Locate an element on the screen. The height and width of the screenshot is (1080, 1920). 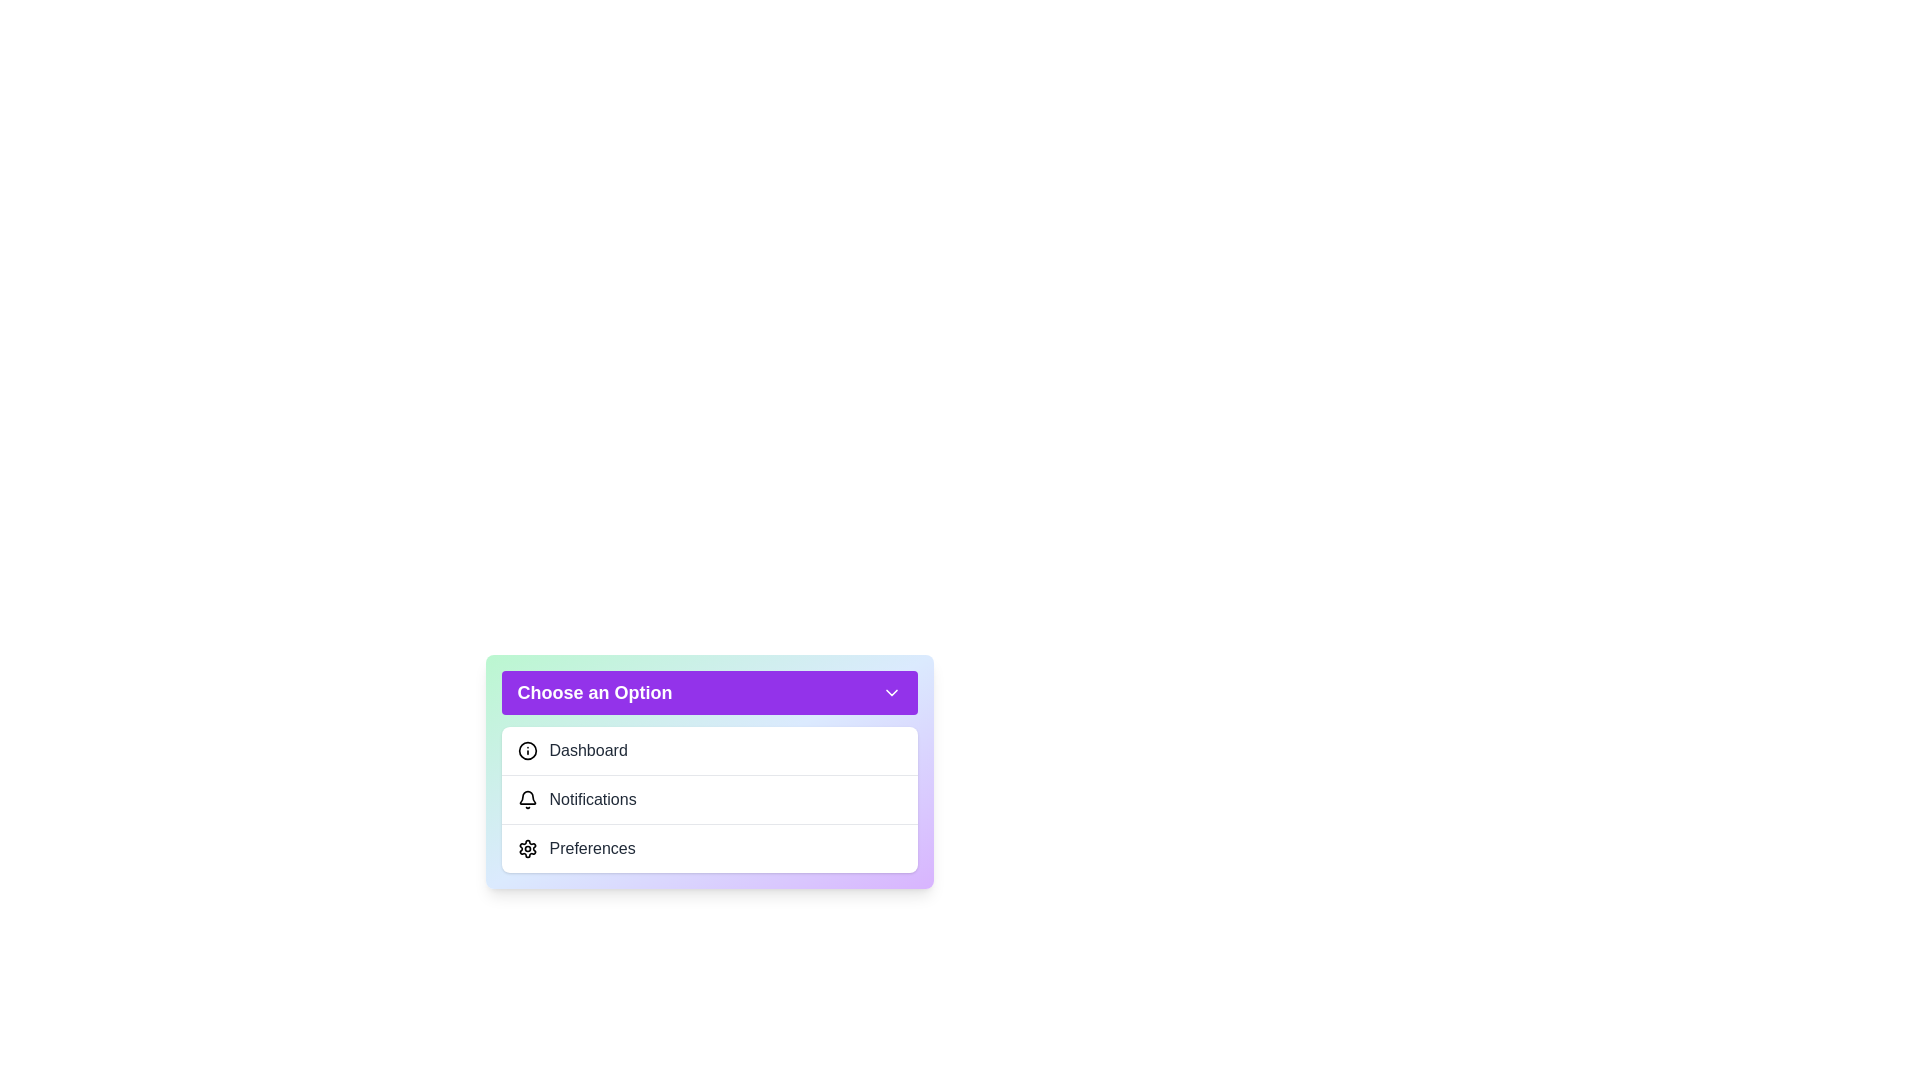
the option Preferences from the dropdown menu is located at coordinates (709, 848).